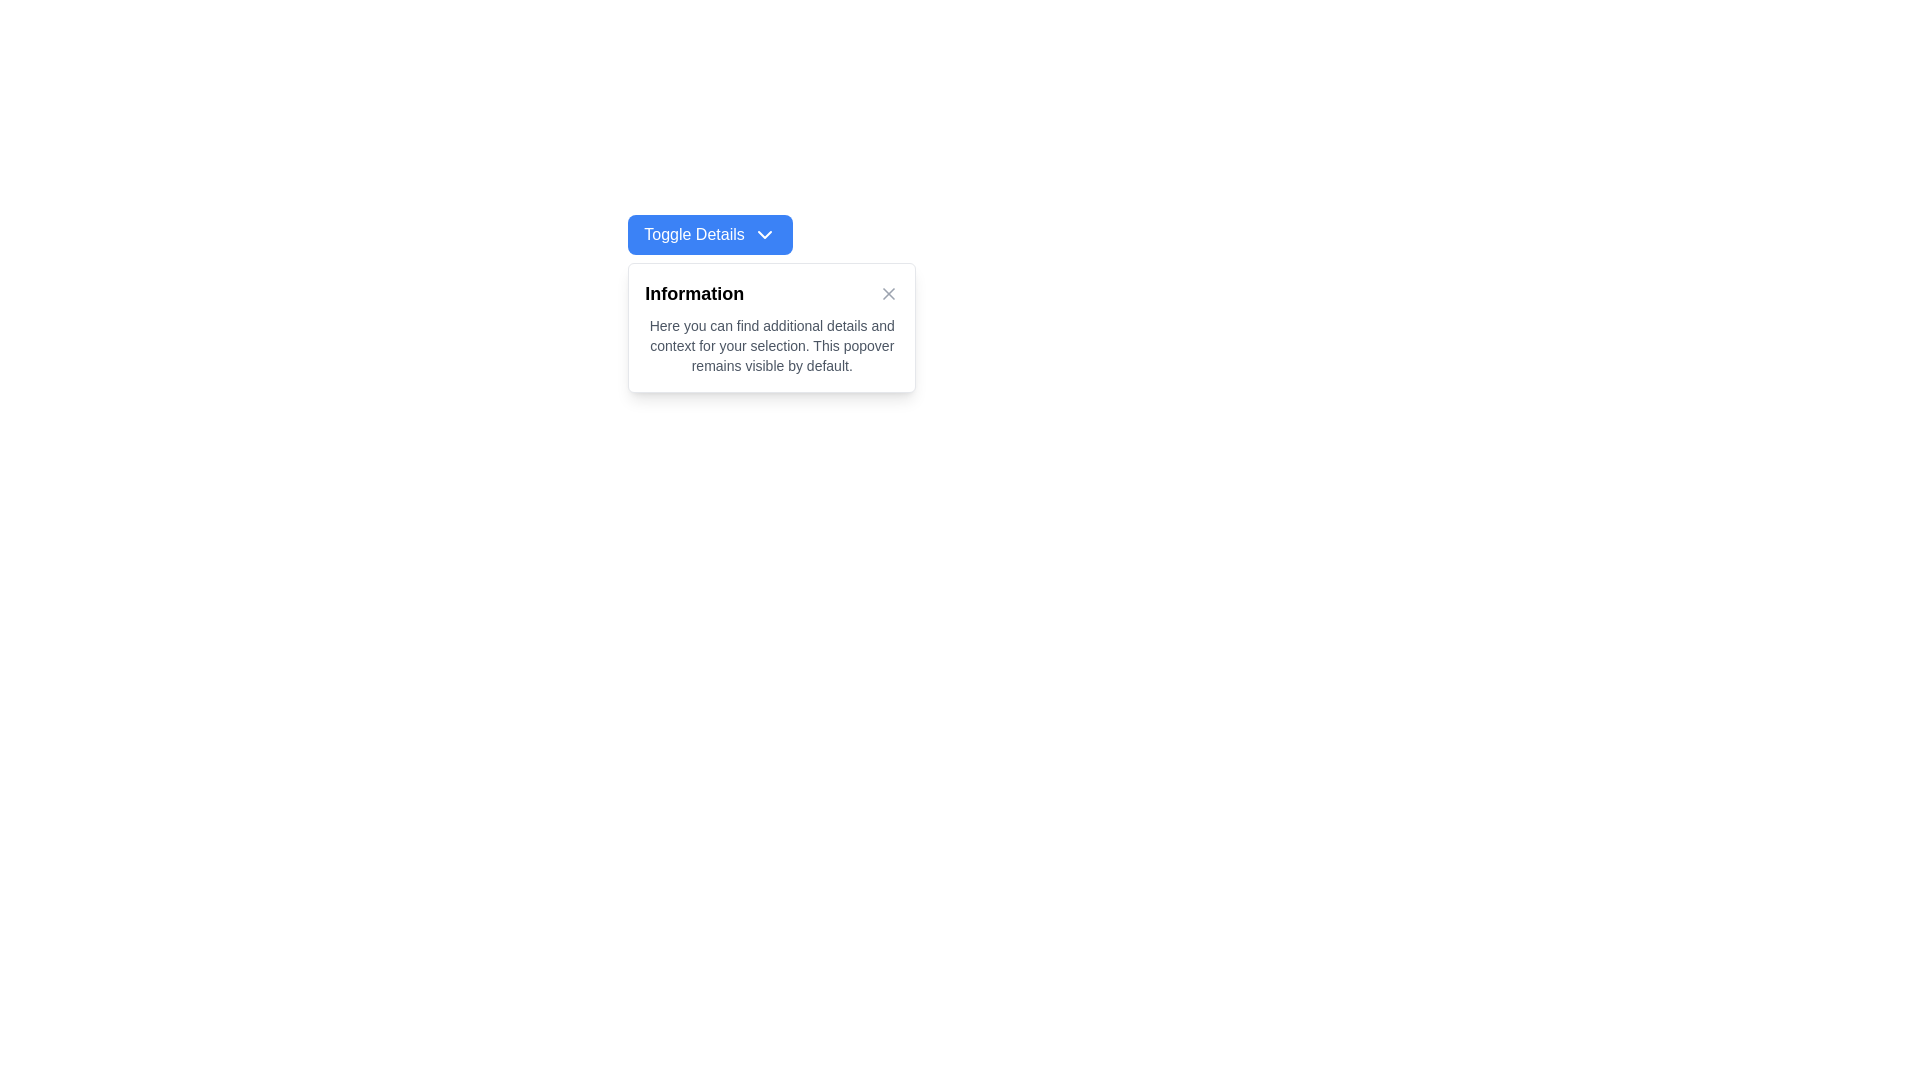 The image size is (1920, 1080). What do you see at coordinates (888, 293) in the screenshot?
I see `the small gray 'X' button at the top-right corner of the 'Information' box` at bounding box center [888, 293].